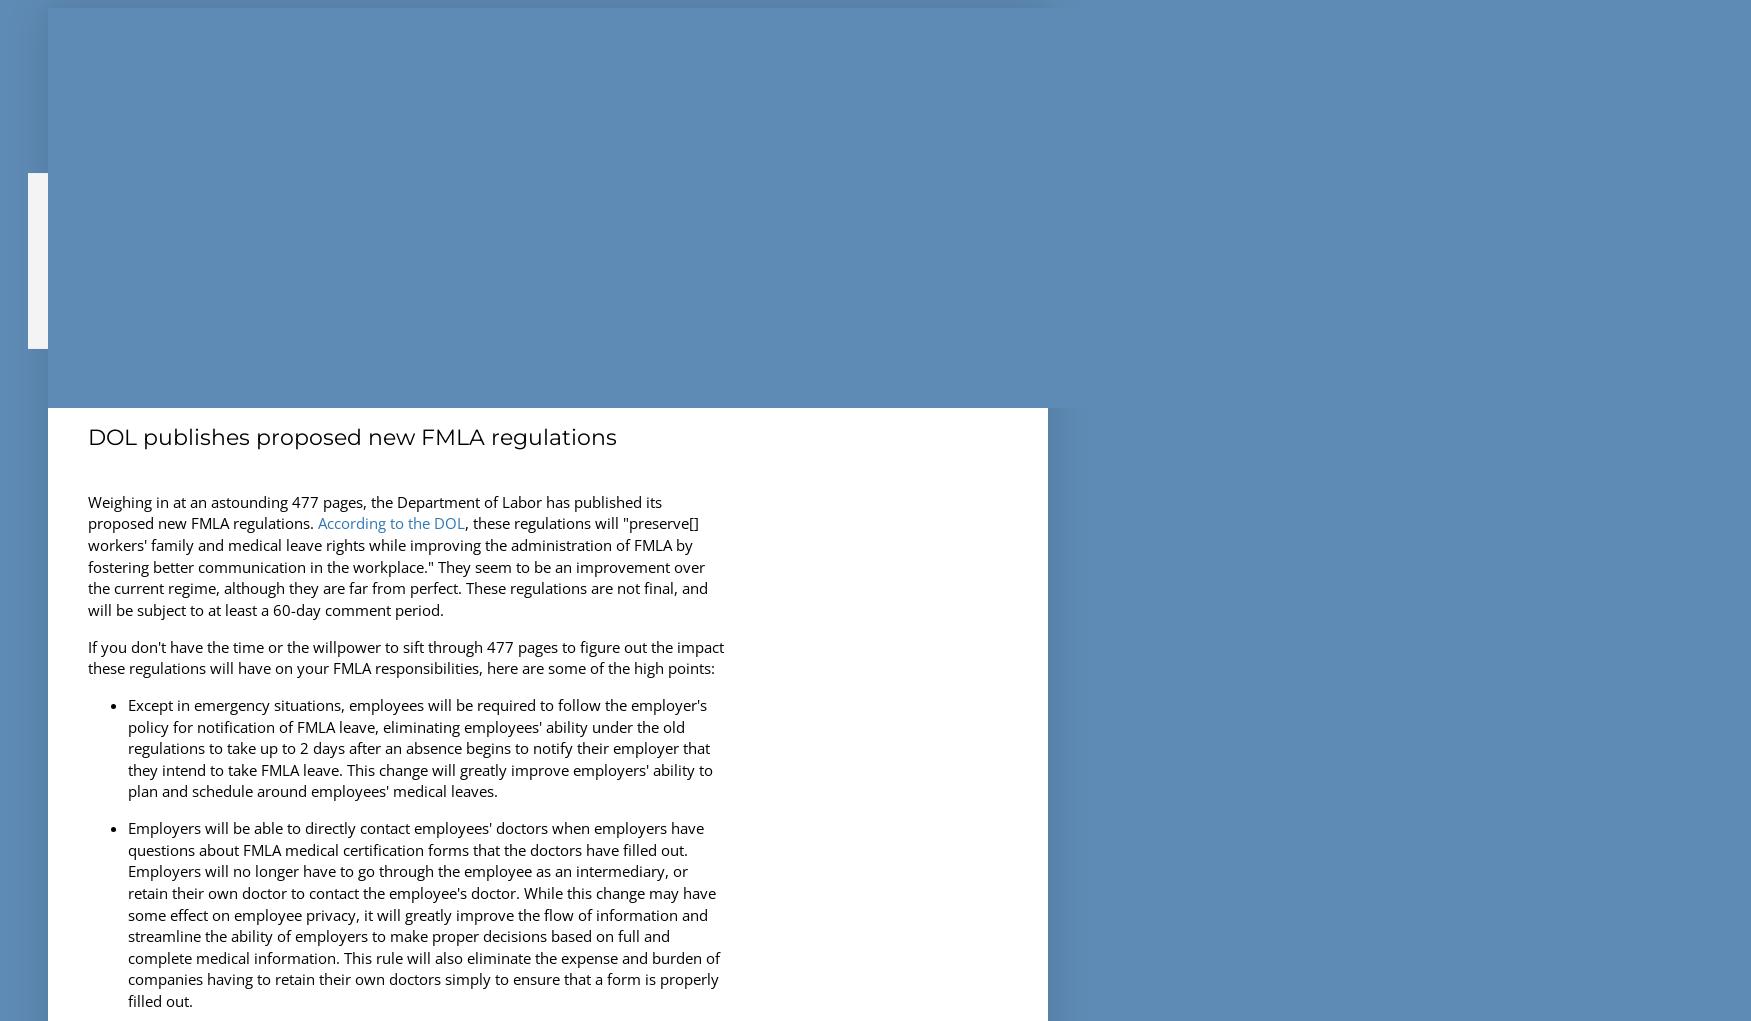 The width and height of the screenshot is (1751, 1021). What do you see at coordinates (423, 914) in the screenshot?
I see `'Employers will be able to directly contact employees' doctors when employers have questions about FMLA medical certification forms that the doctors have filled out. Employers will no longer have to go through the employee as an intermediary, or retain their own doctor to contact the employee's doctor. While this change may have some effect on employee privacy, it will greatly improve the flow of information and streamline the ability of employers to make proper decisions based on full and complete medical information. This rule will also eliminate the expense and burden of companies having to retain their own doctors simply to ensure that a form is properly filled out.'` at bounding box center [423, 914].